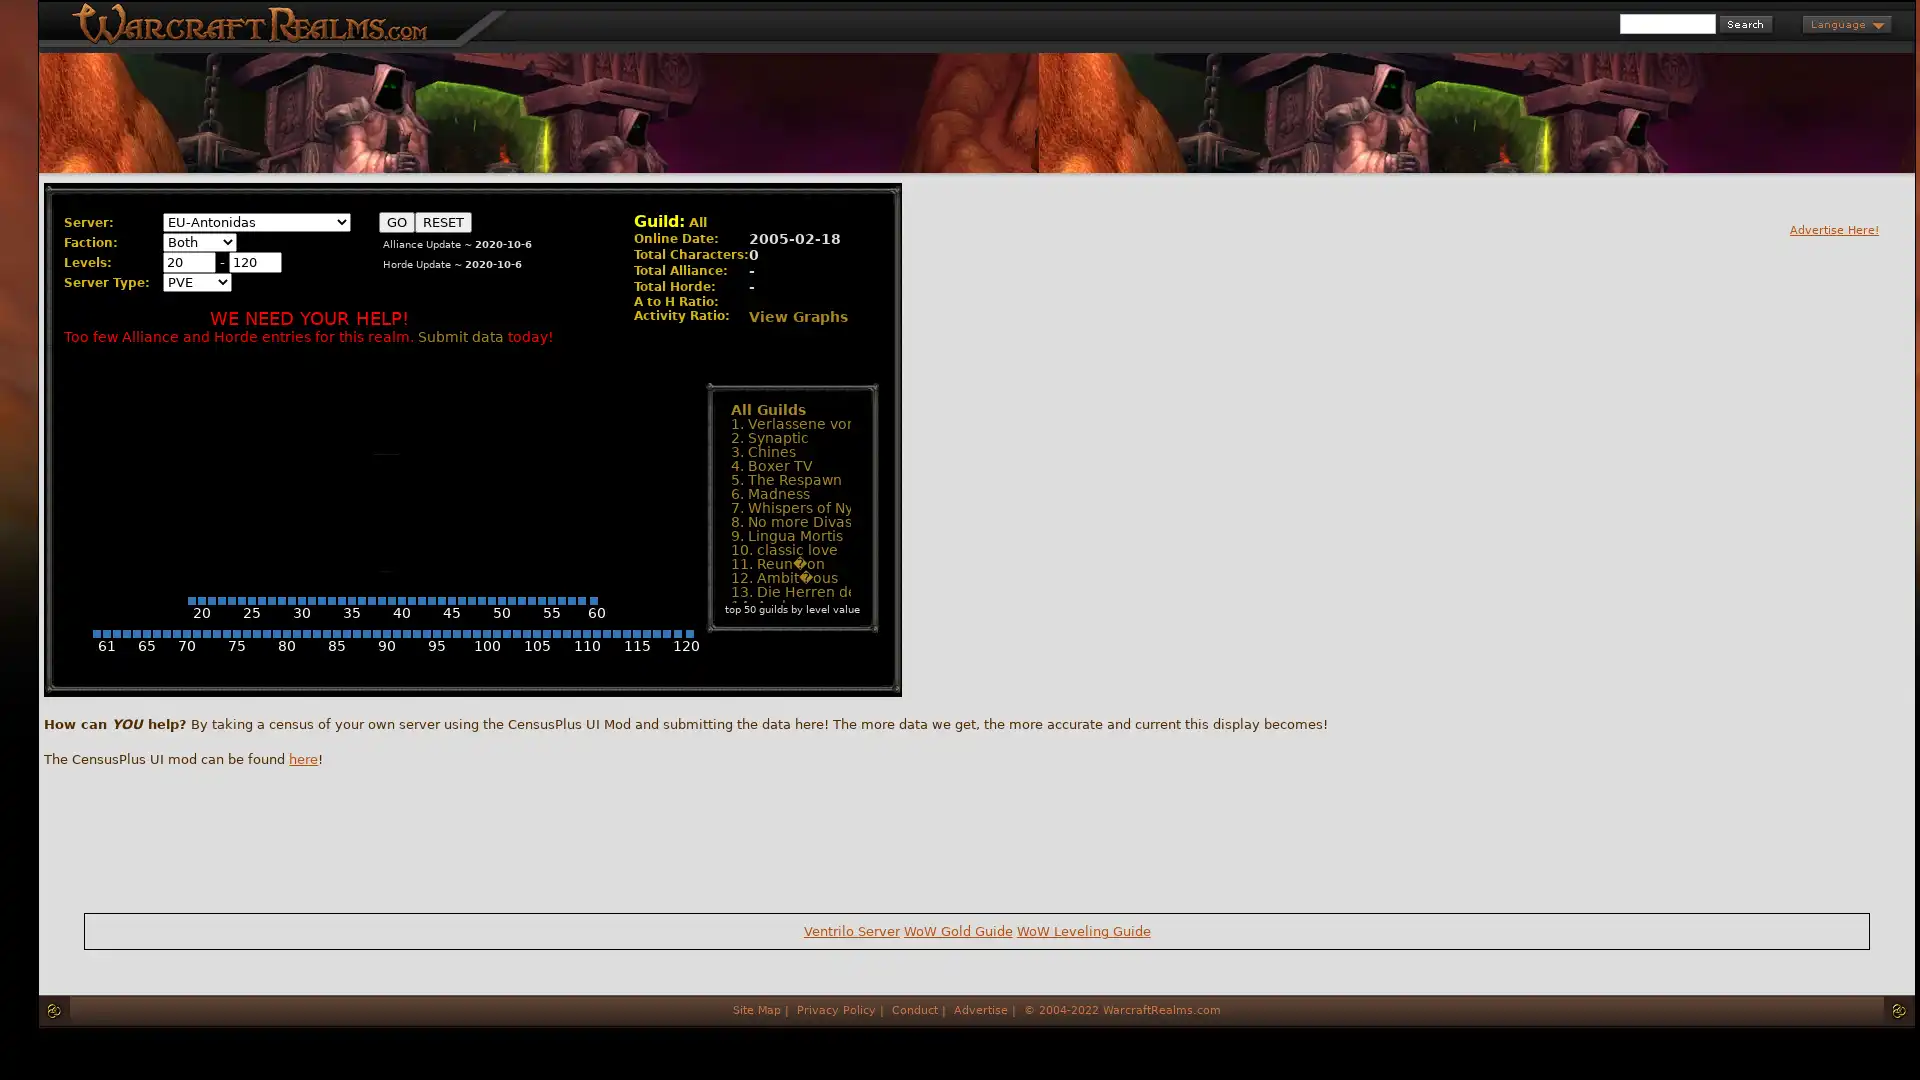  I want to click on GO, so click(395, 222).